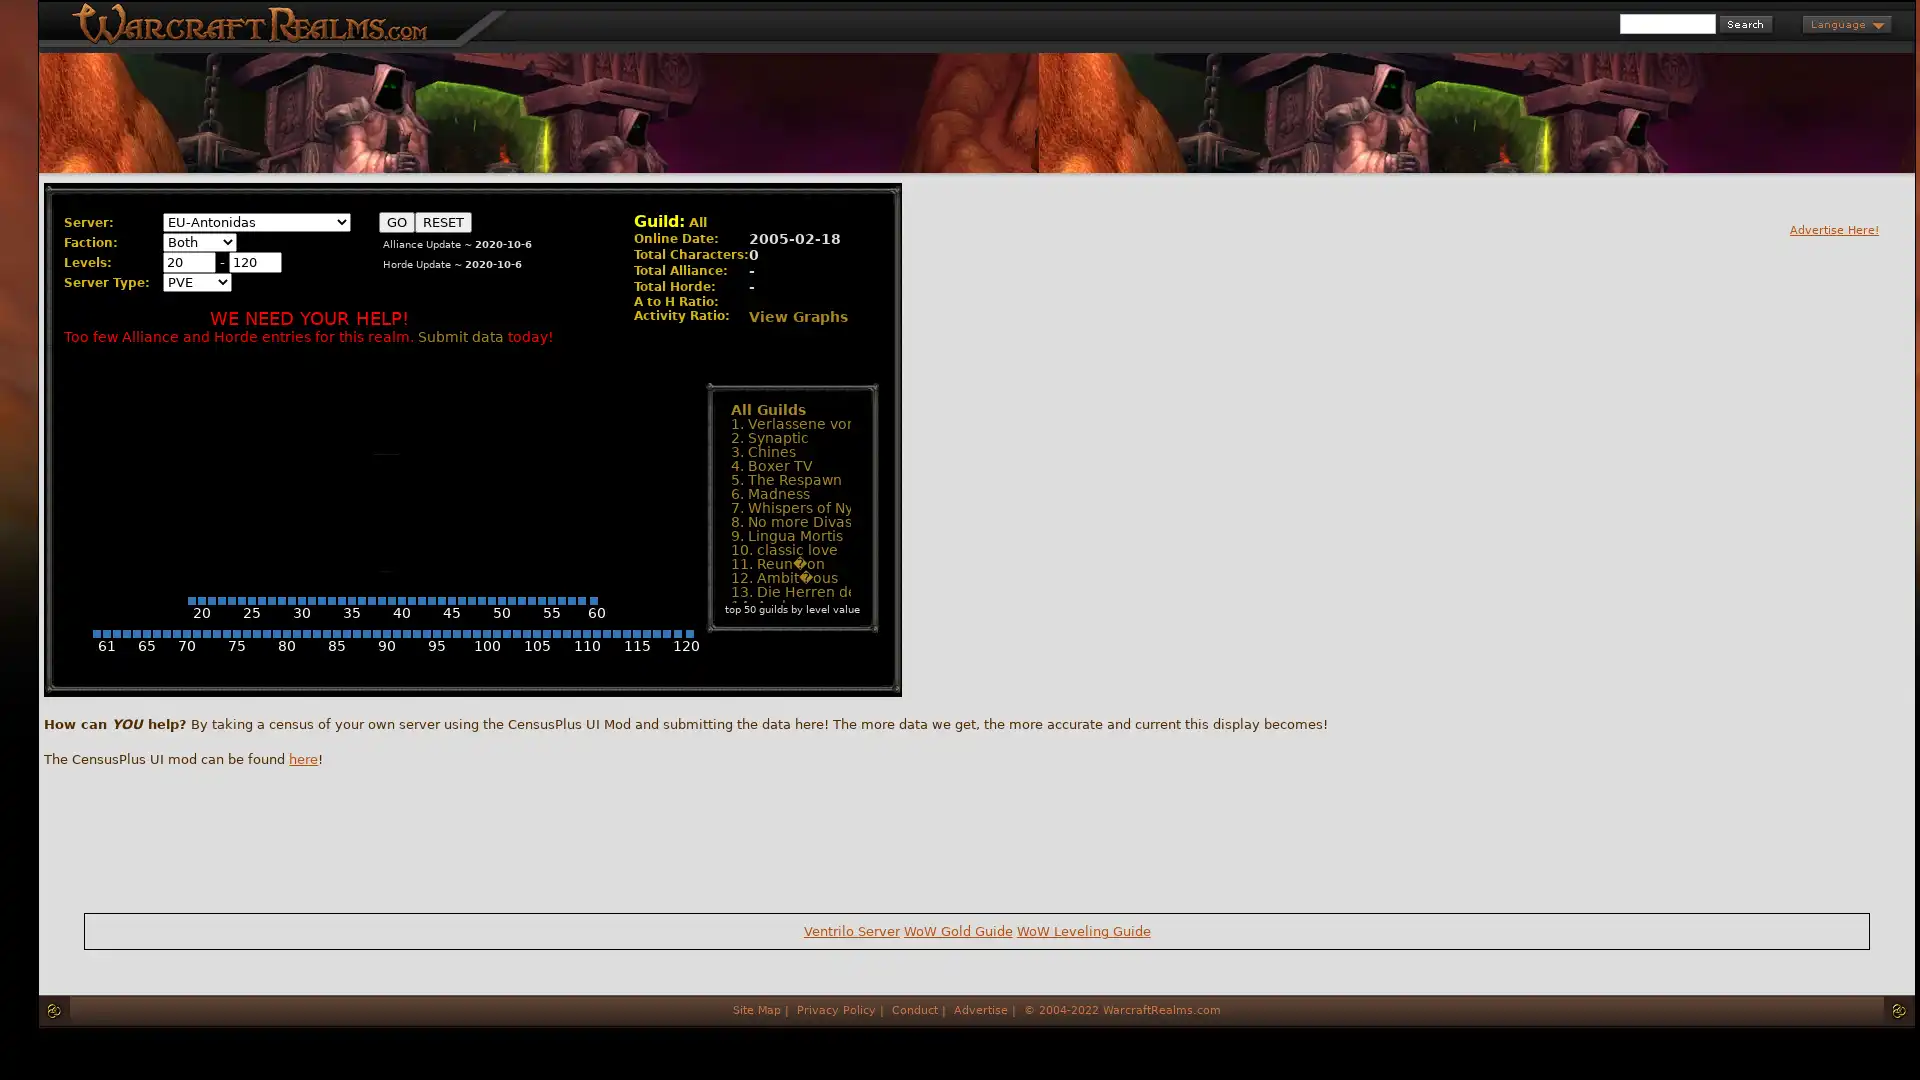  I want to click on GO, so click(395, 222).